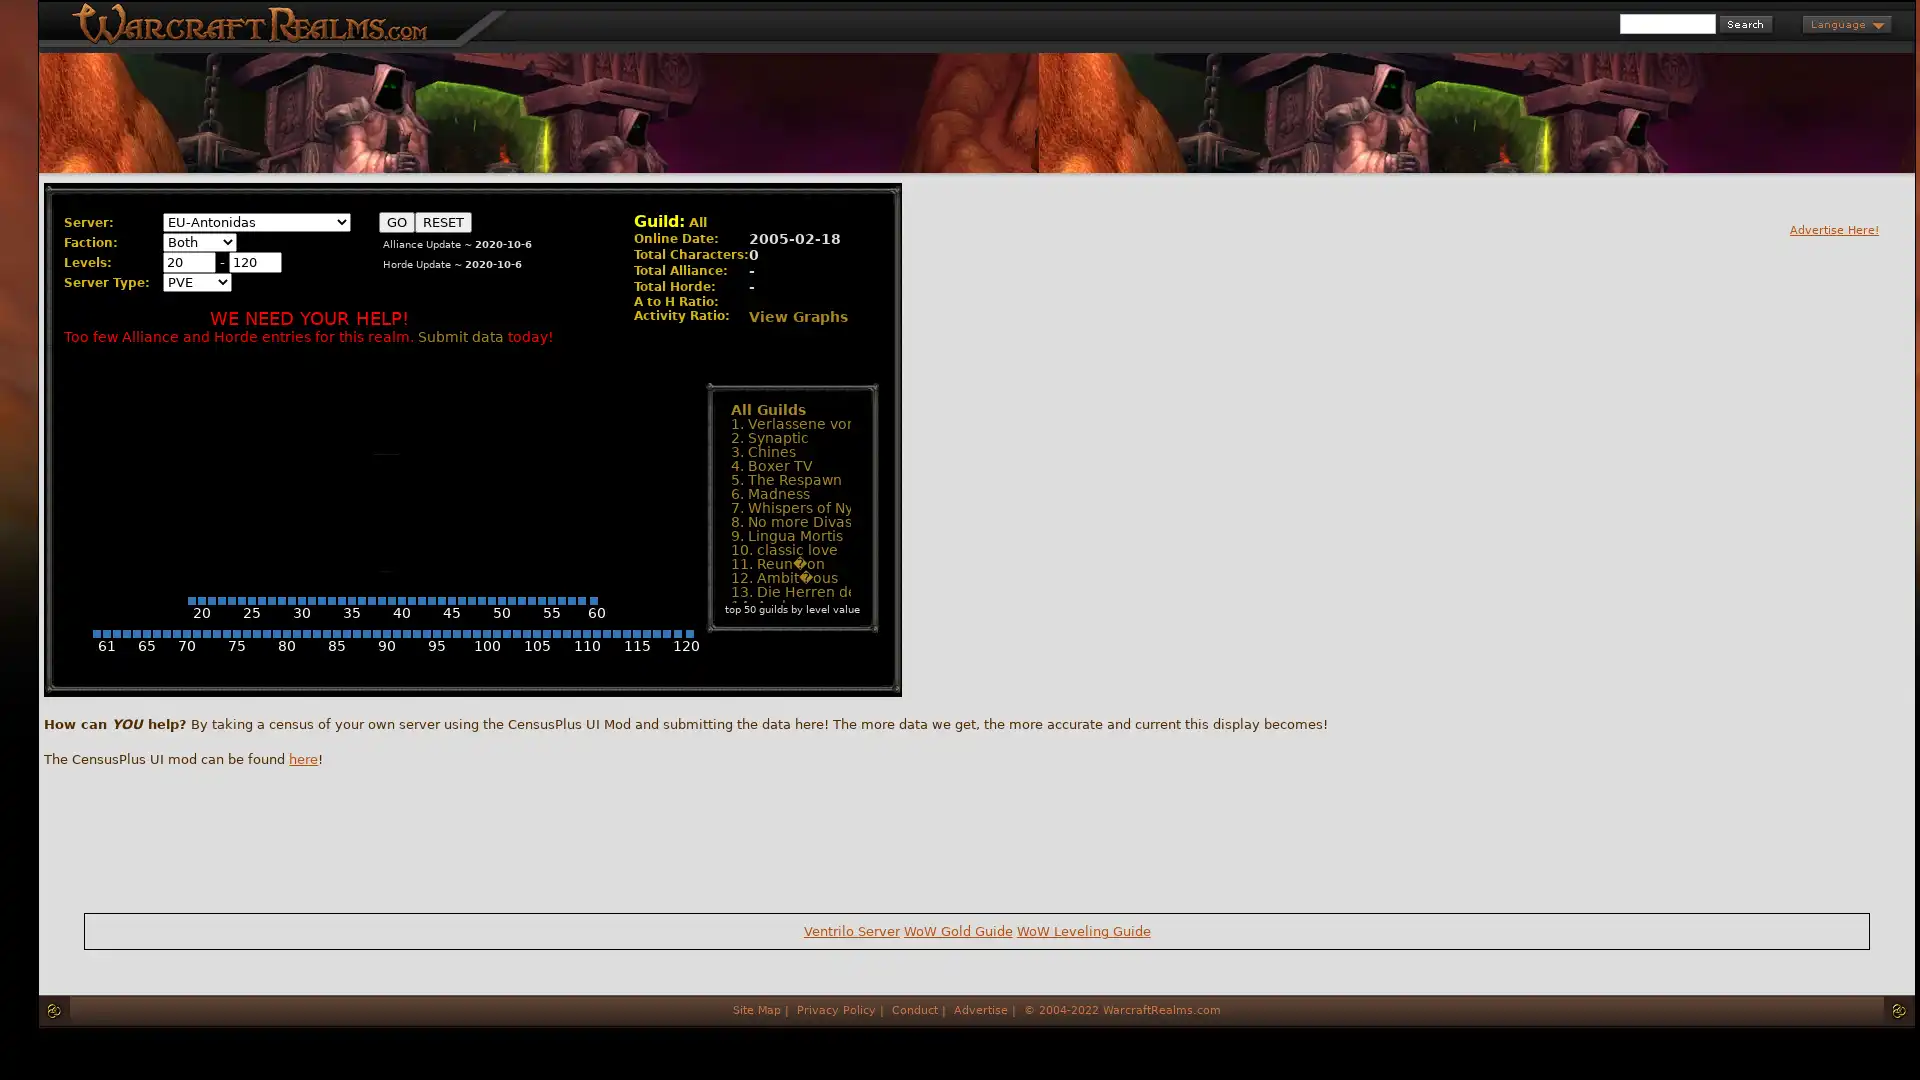  I want to click on GO, so click(395, 222).